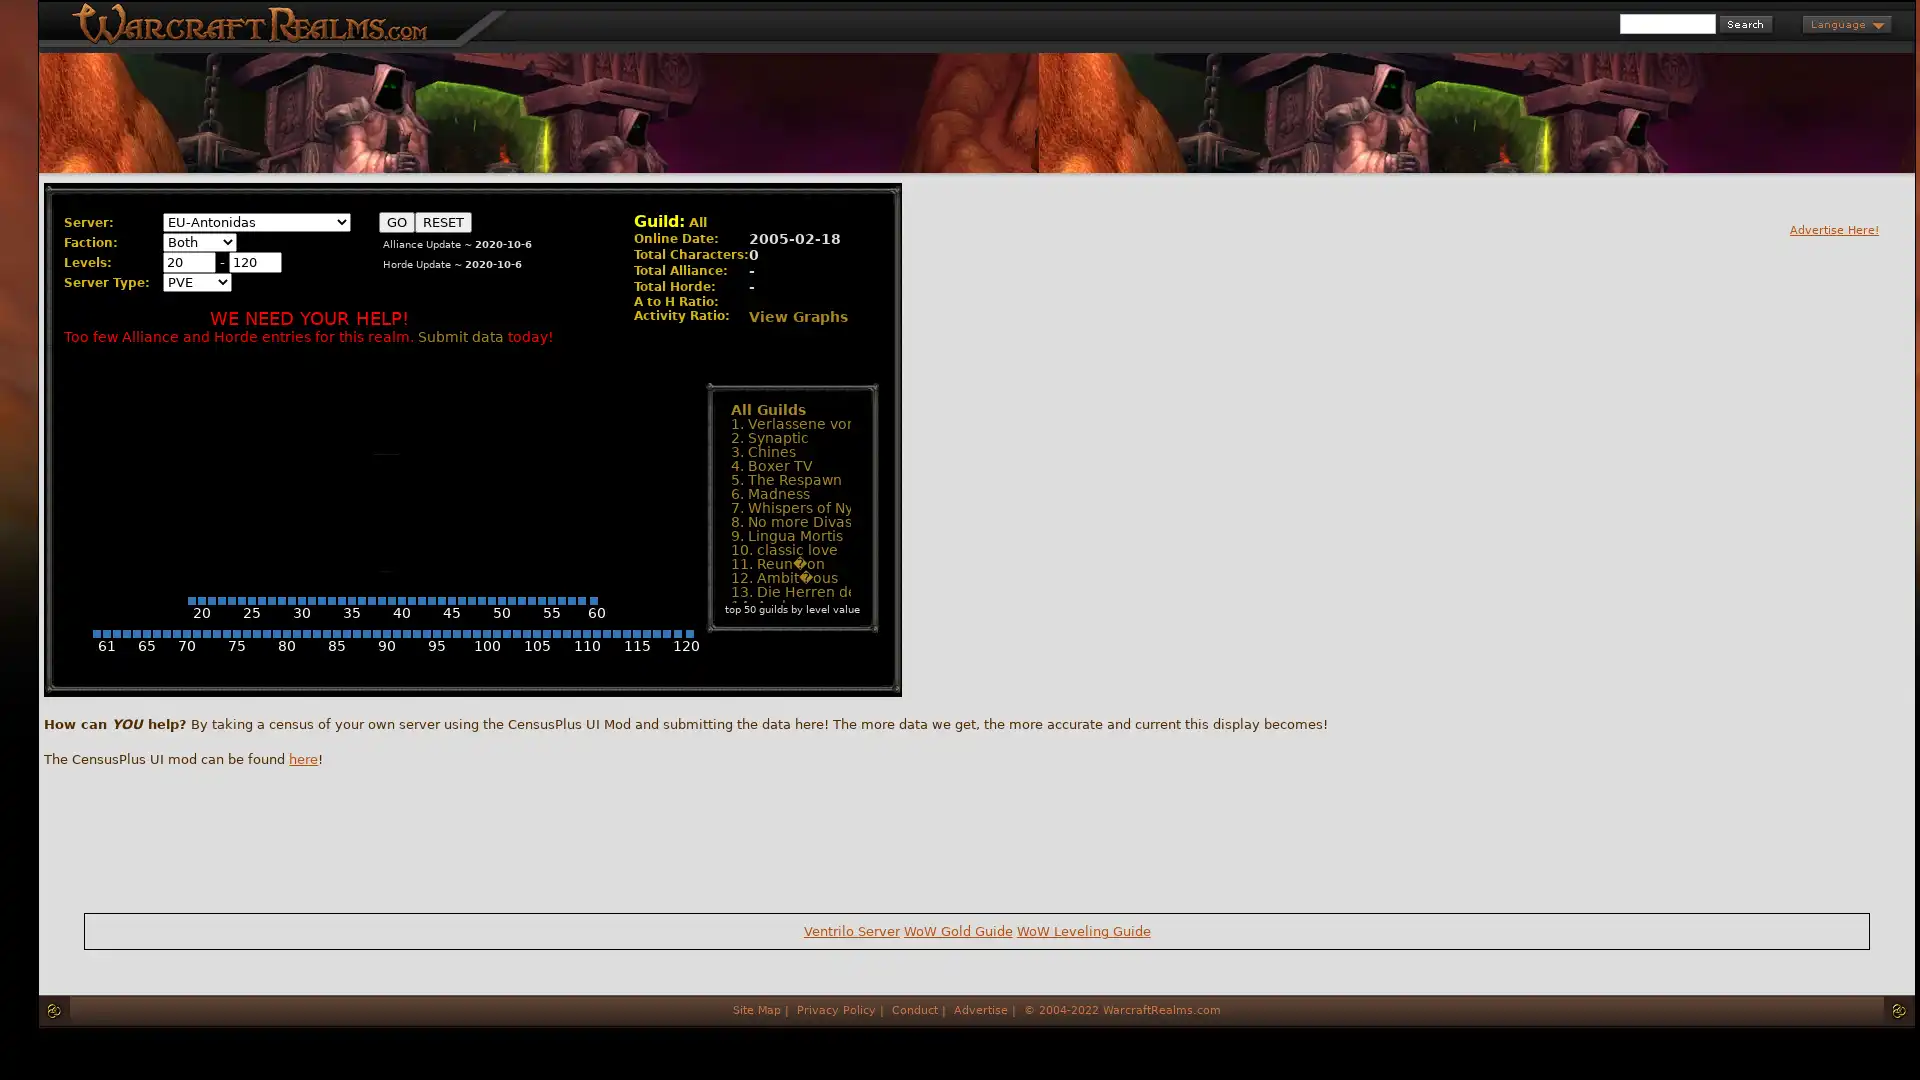  I want to click on GO, so click(395, 222).